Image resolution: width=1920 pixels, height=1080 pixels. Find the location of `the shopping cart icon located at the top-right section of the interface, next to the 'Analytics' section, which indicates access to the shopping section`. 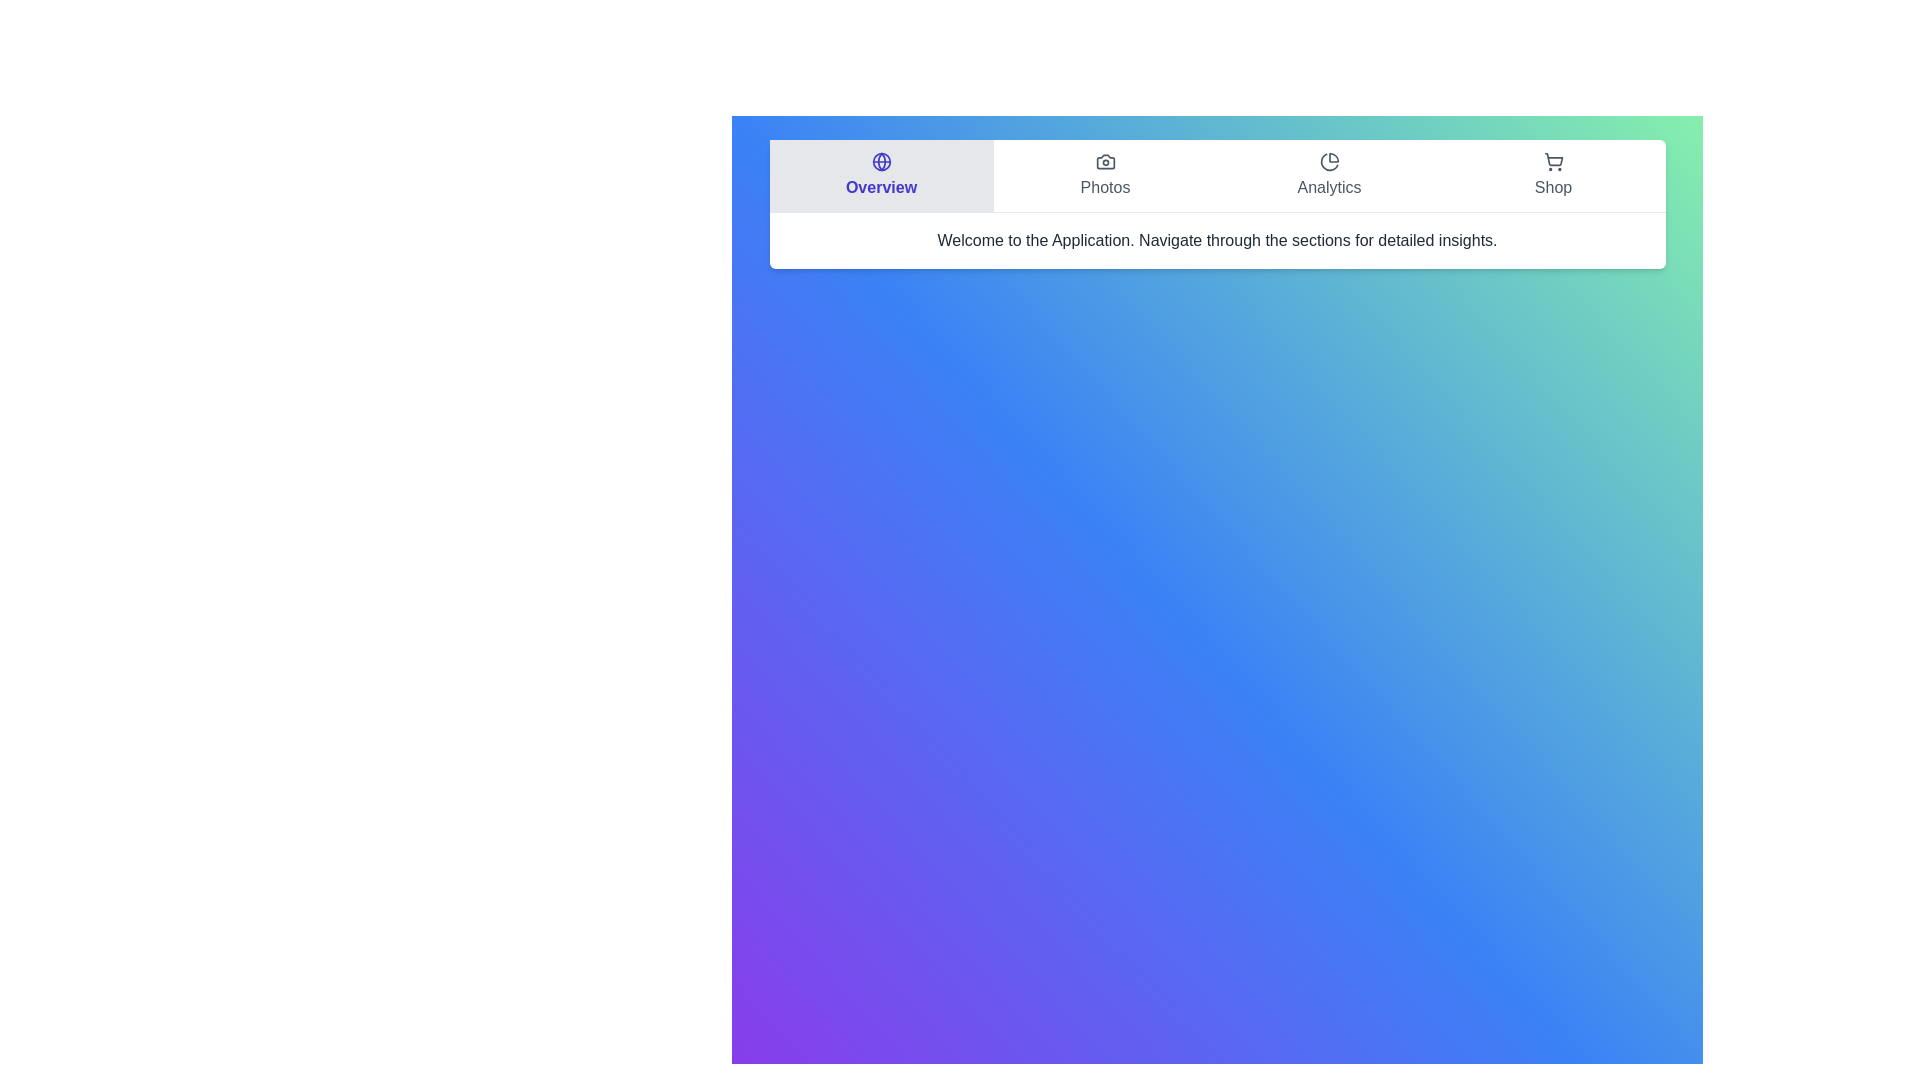

the shopping cart icon located at the top-right section of the interface, next to the 'Analytics' section, which indicates access to the shopping section is located at coordinates (1552, 157).